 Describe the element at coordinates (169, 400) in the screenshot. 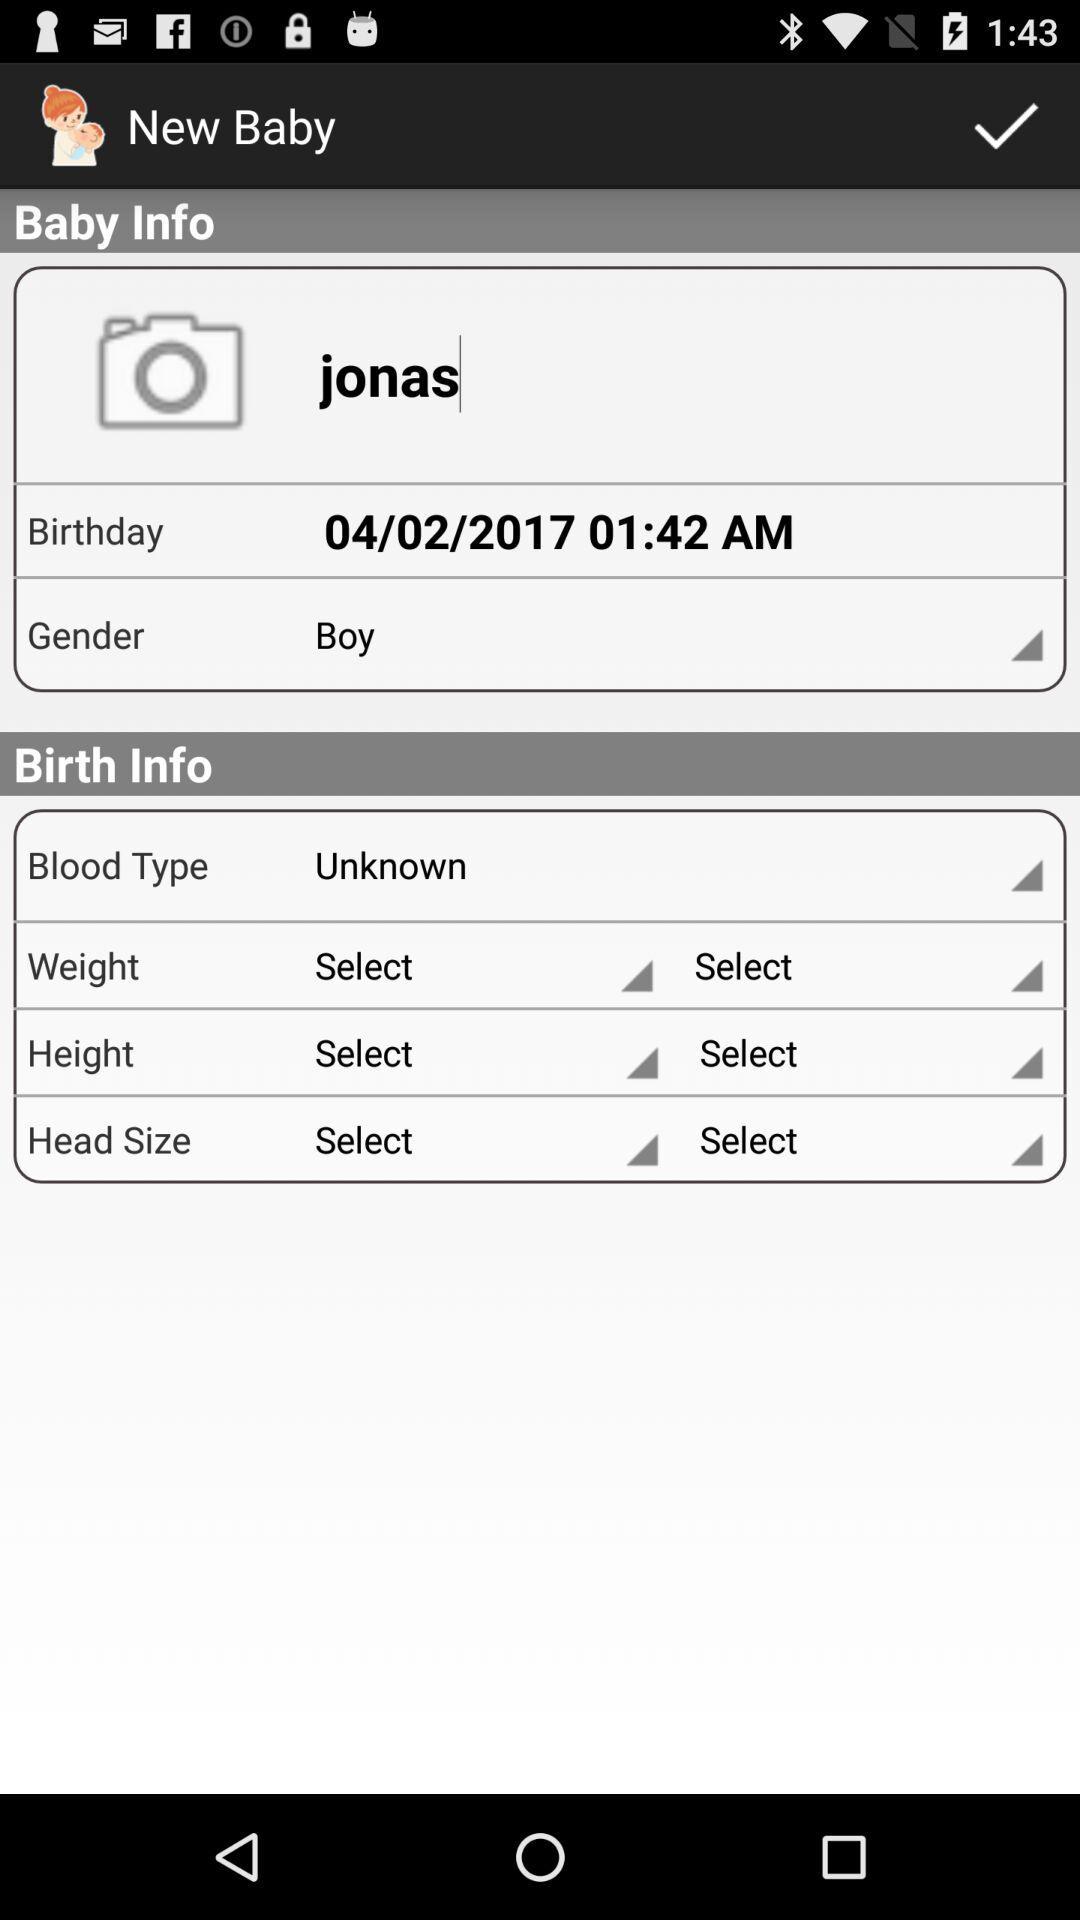

I see `the photo icon` at that location.